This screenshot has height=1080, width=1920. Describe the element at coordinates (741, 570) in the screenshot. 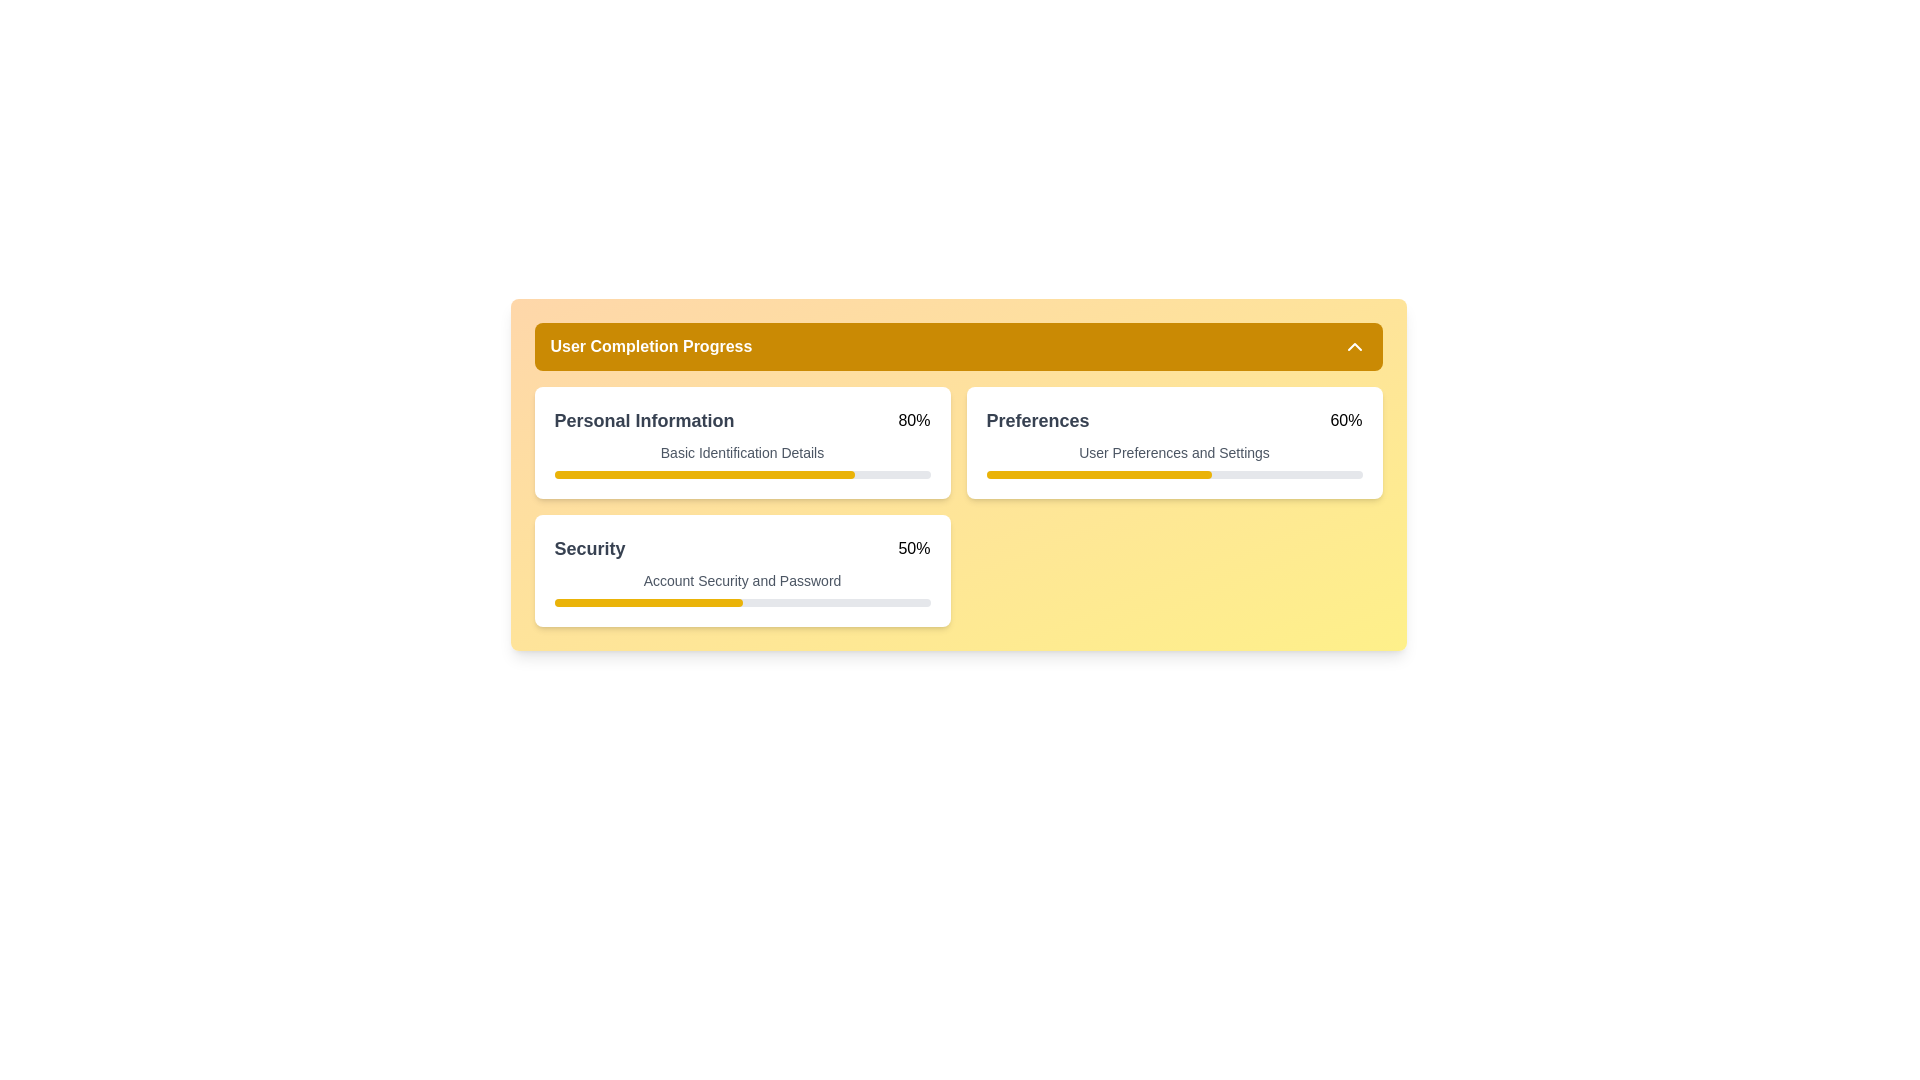

I see `the progress of the Card with Progress Bar titled 'Security', which displays a 50% completion status and contains a yellow progress bar at the bottom` at that location.